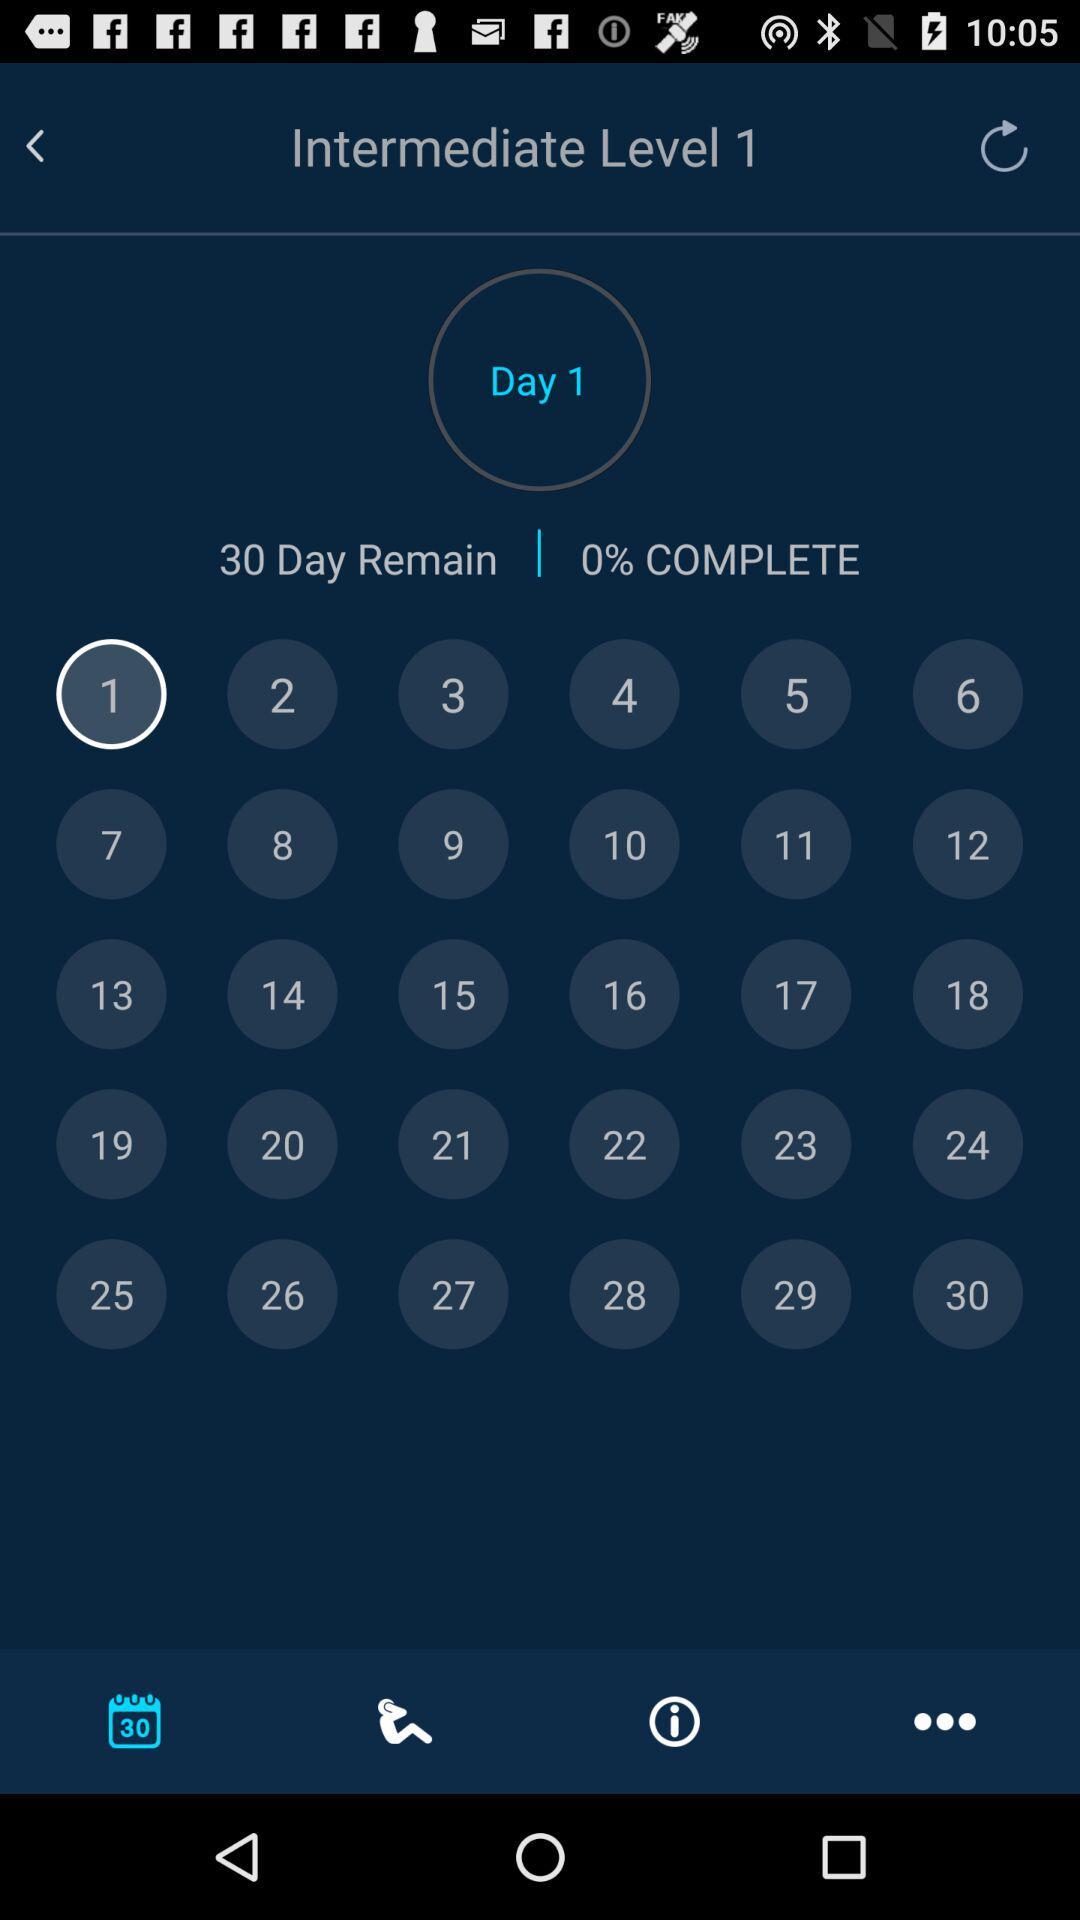  I want to click on go back, so click(58, 145).